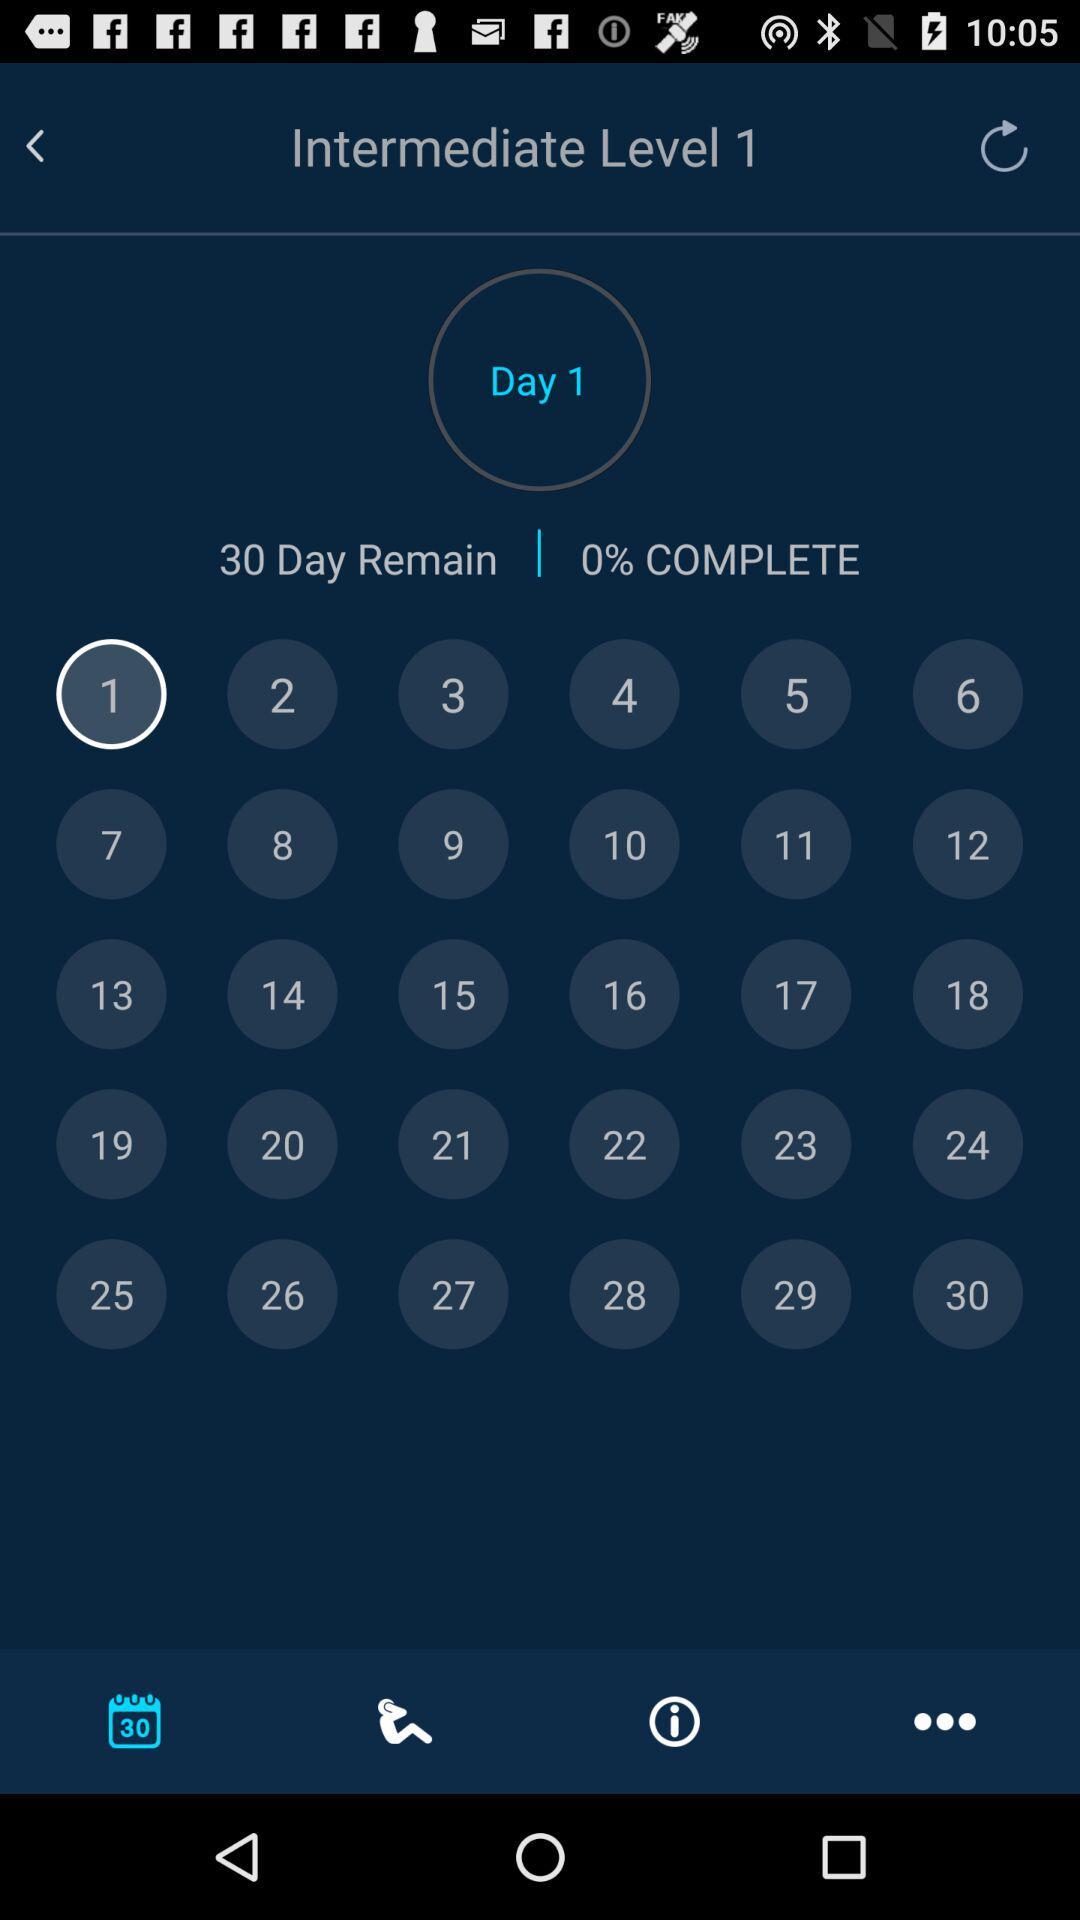  I want to click on go back, so click(58, 145).